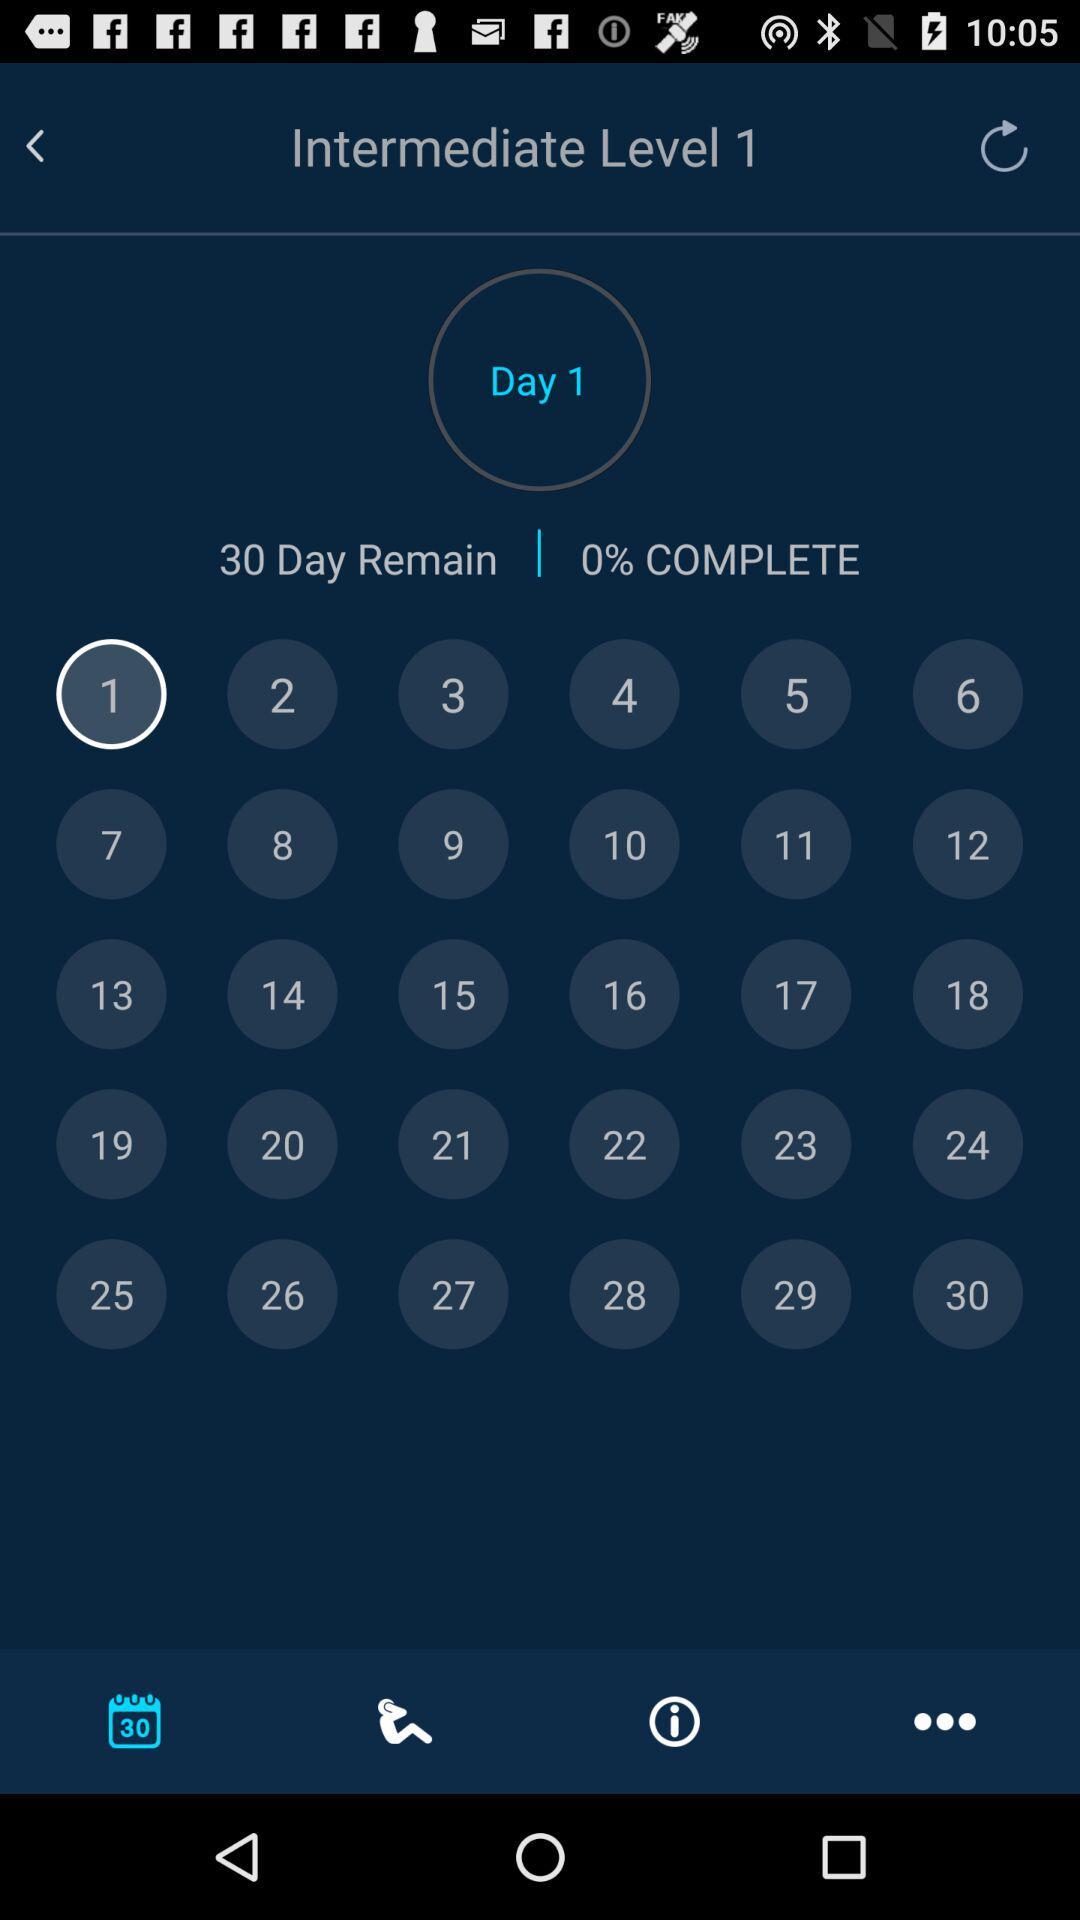  I want to click on go back, so click(58, 145).